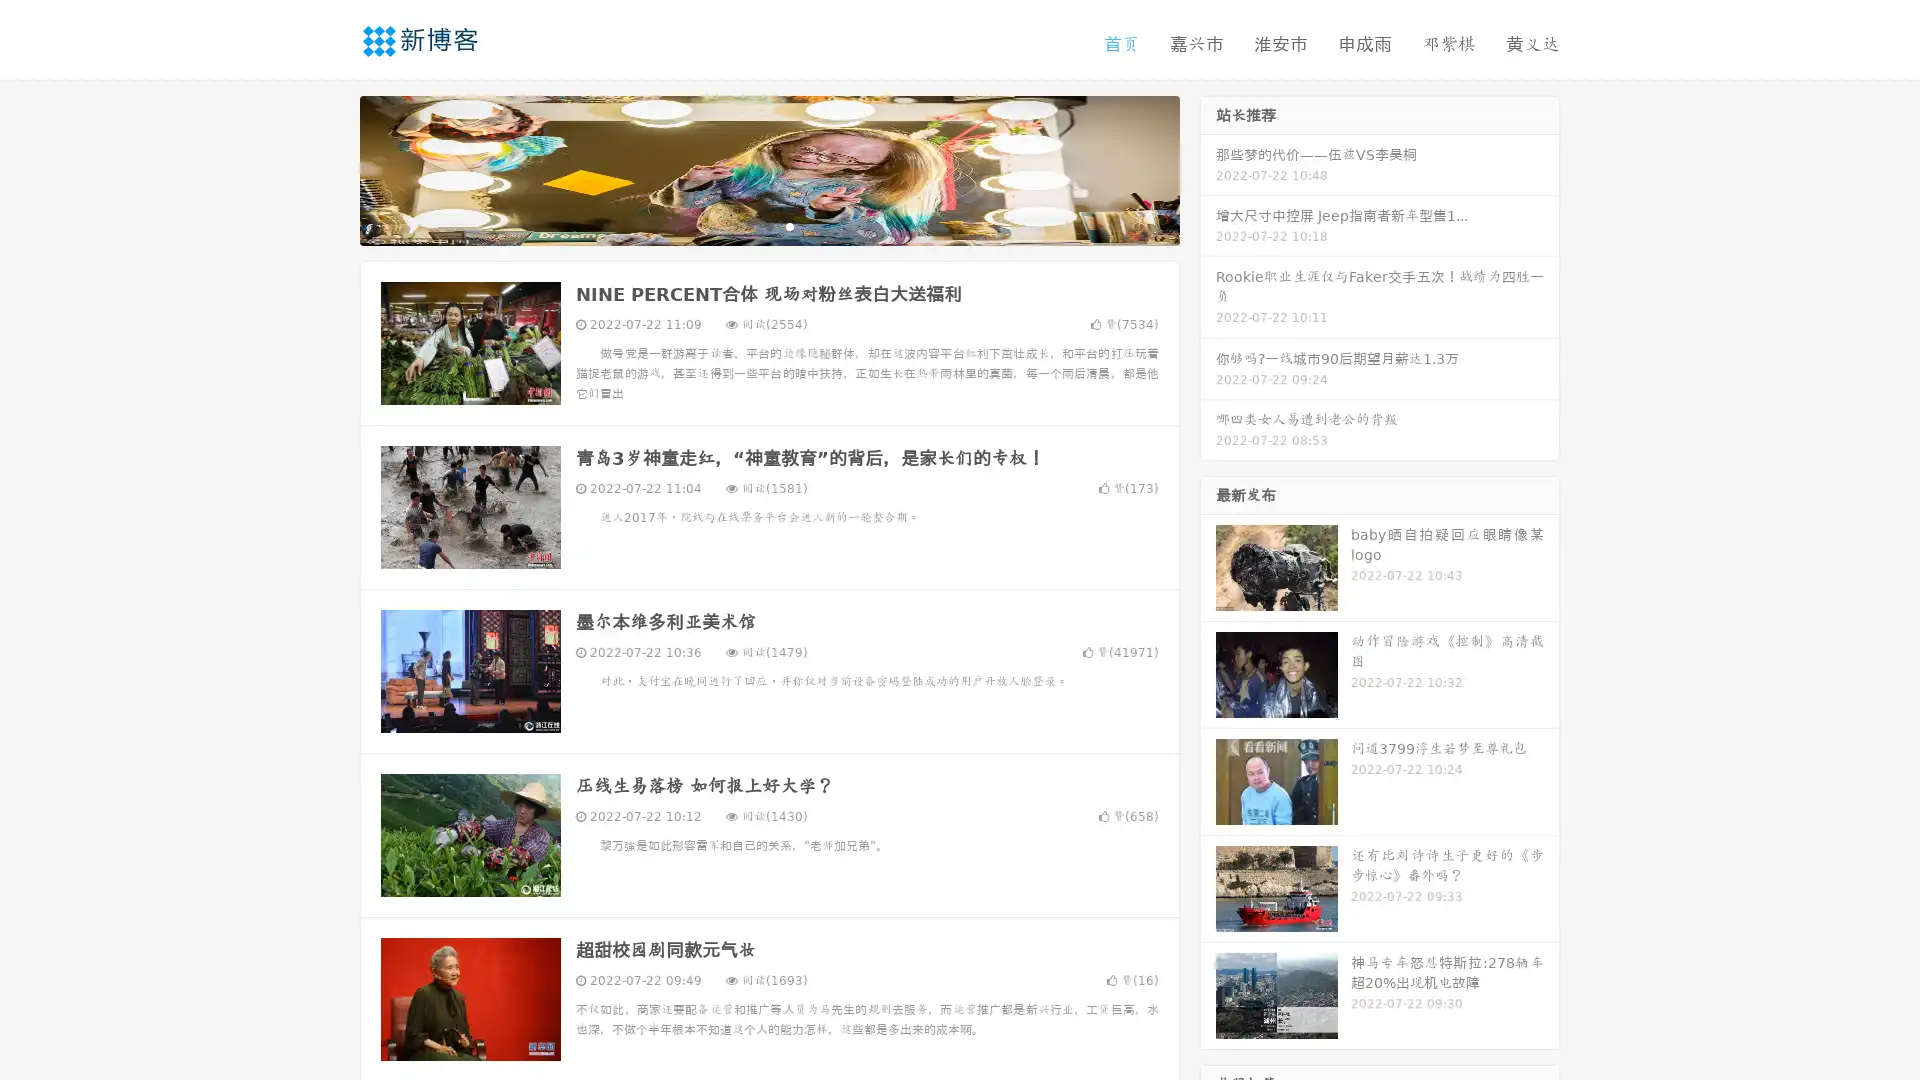 Image resolution: width=1920 pixels, height=1080 pixels. Describe the element at coordinates (789, 225) in the screenshot. I see `Go to slide 3` at that location.